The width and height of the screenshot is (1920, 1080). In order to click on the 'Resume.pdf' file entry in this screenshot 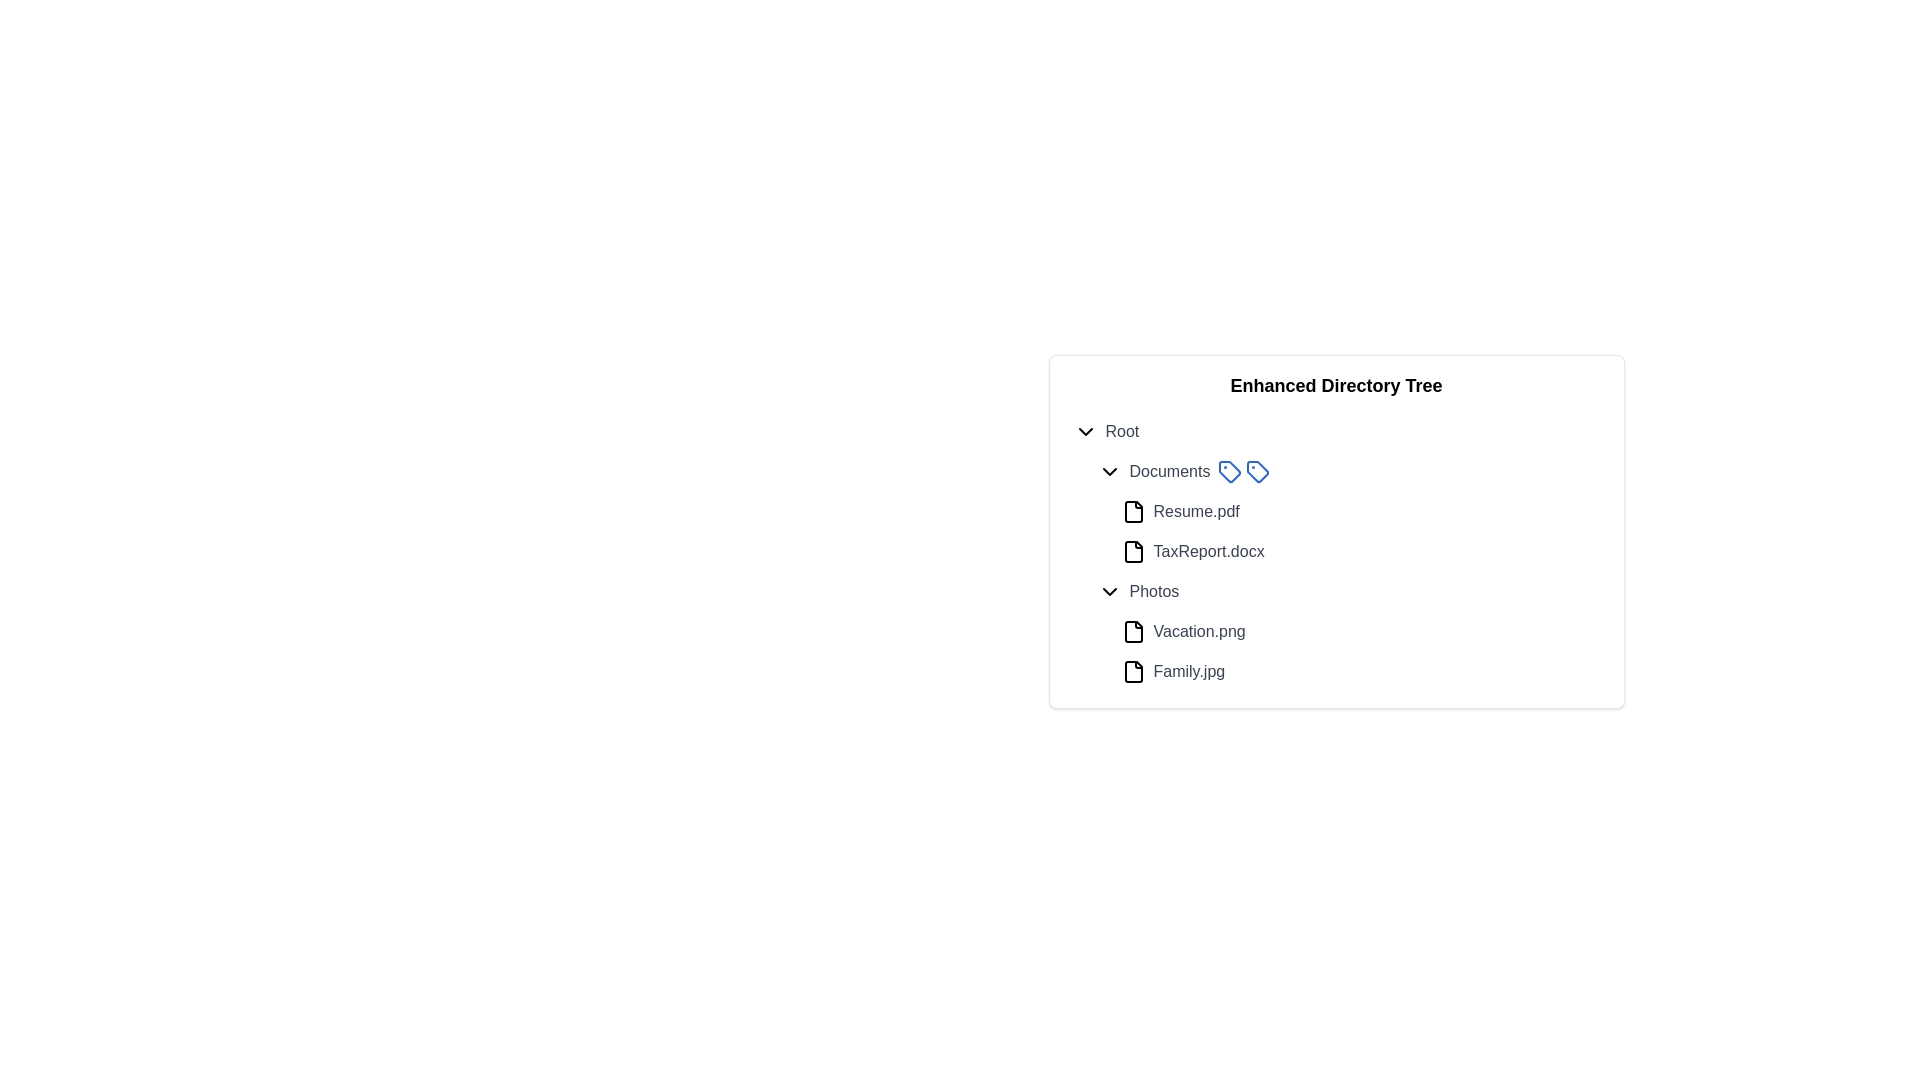, I will do `click(1360, 511)`.